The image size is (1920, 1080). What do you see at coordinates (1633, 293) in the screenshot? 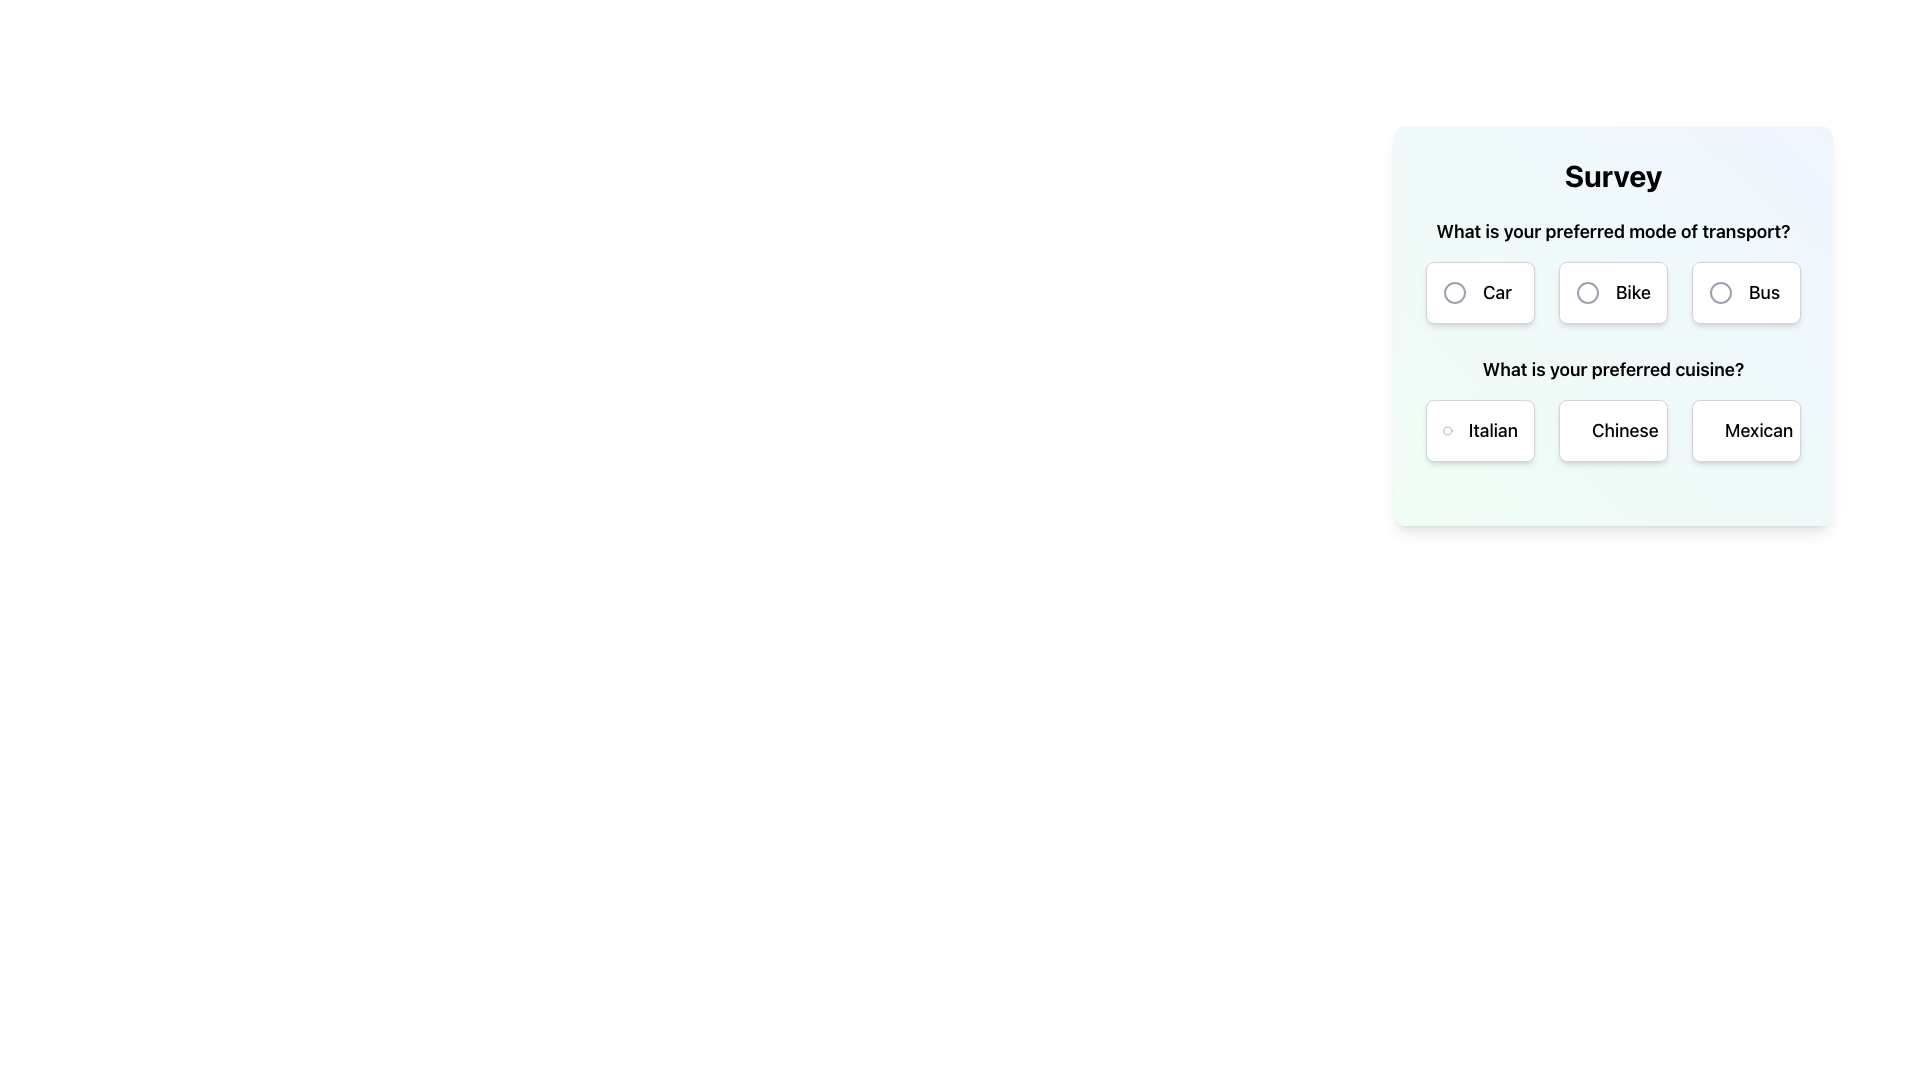
I see `the static text element labeled 'Bike' which is styled with a medium-sized bold font, located in the rightmost option of the first row of choices in the survey` at bounding box center [1633, 293].